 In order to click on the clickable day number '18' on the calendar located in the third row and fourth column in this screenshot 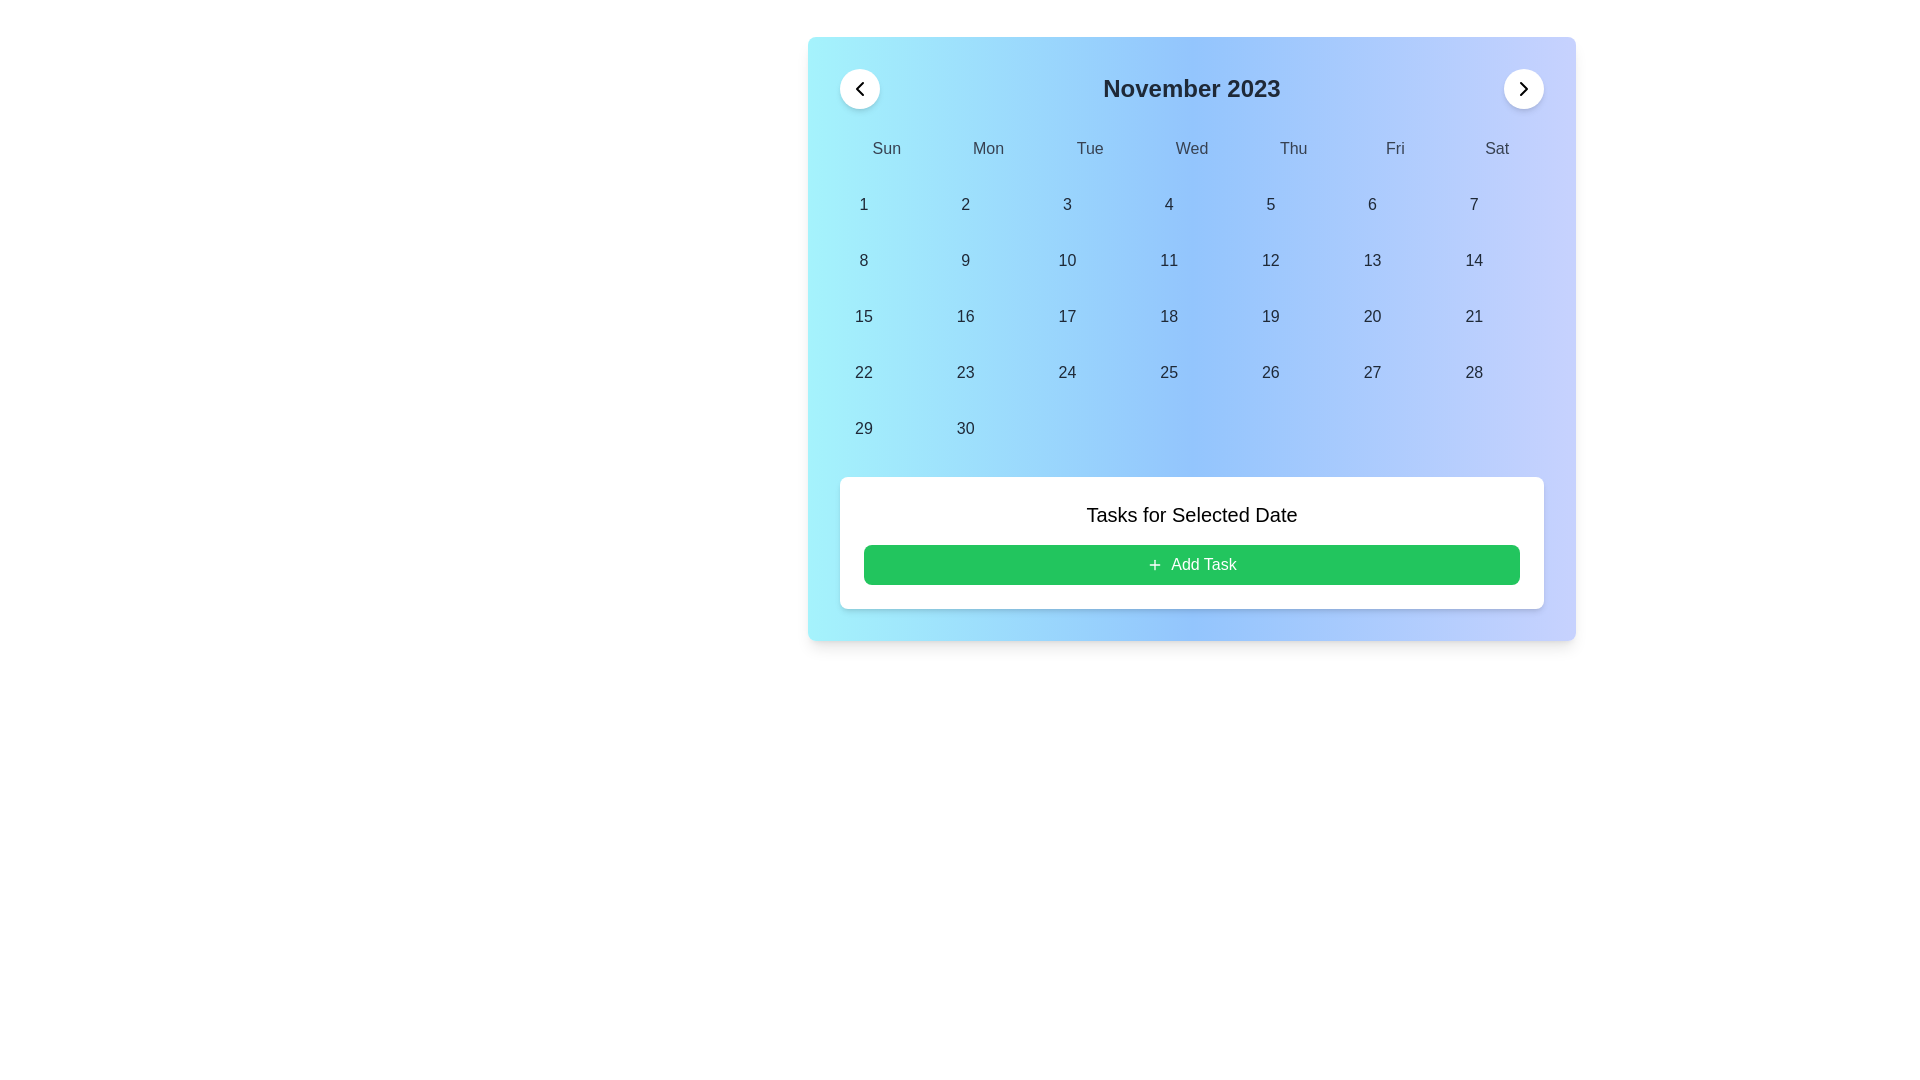, I will do `click(1169, 315)`.